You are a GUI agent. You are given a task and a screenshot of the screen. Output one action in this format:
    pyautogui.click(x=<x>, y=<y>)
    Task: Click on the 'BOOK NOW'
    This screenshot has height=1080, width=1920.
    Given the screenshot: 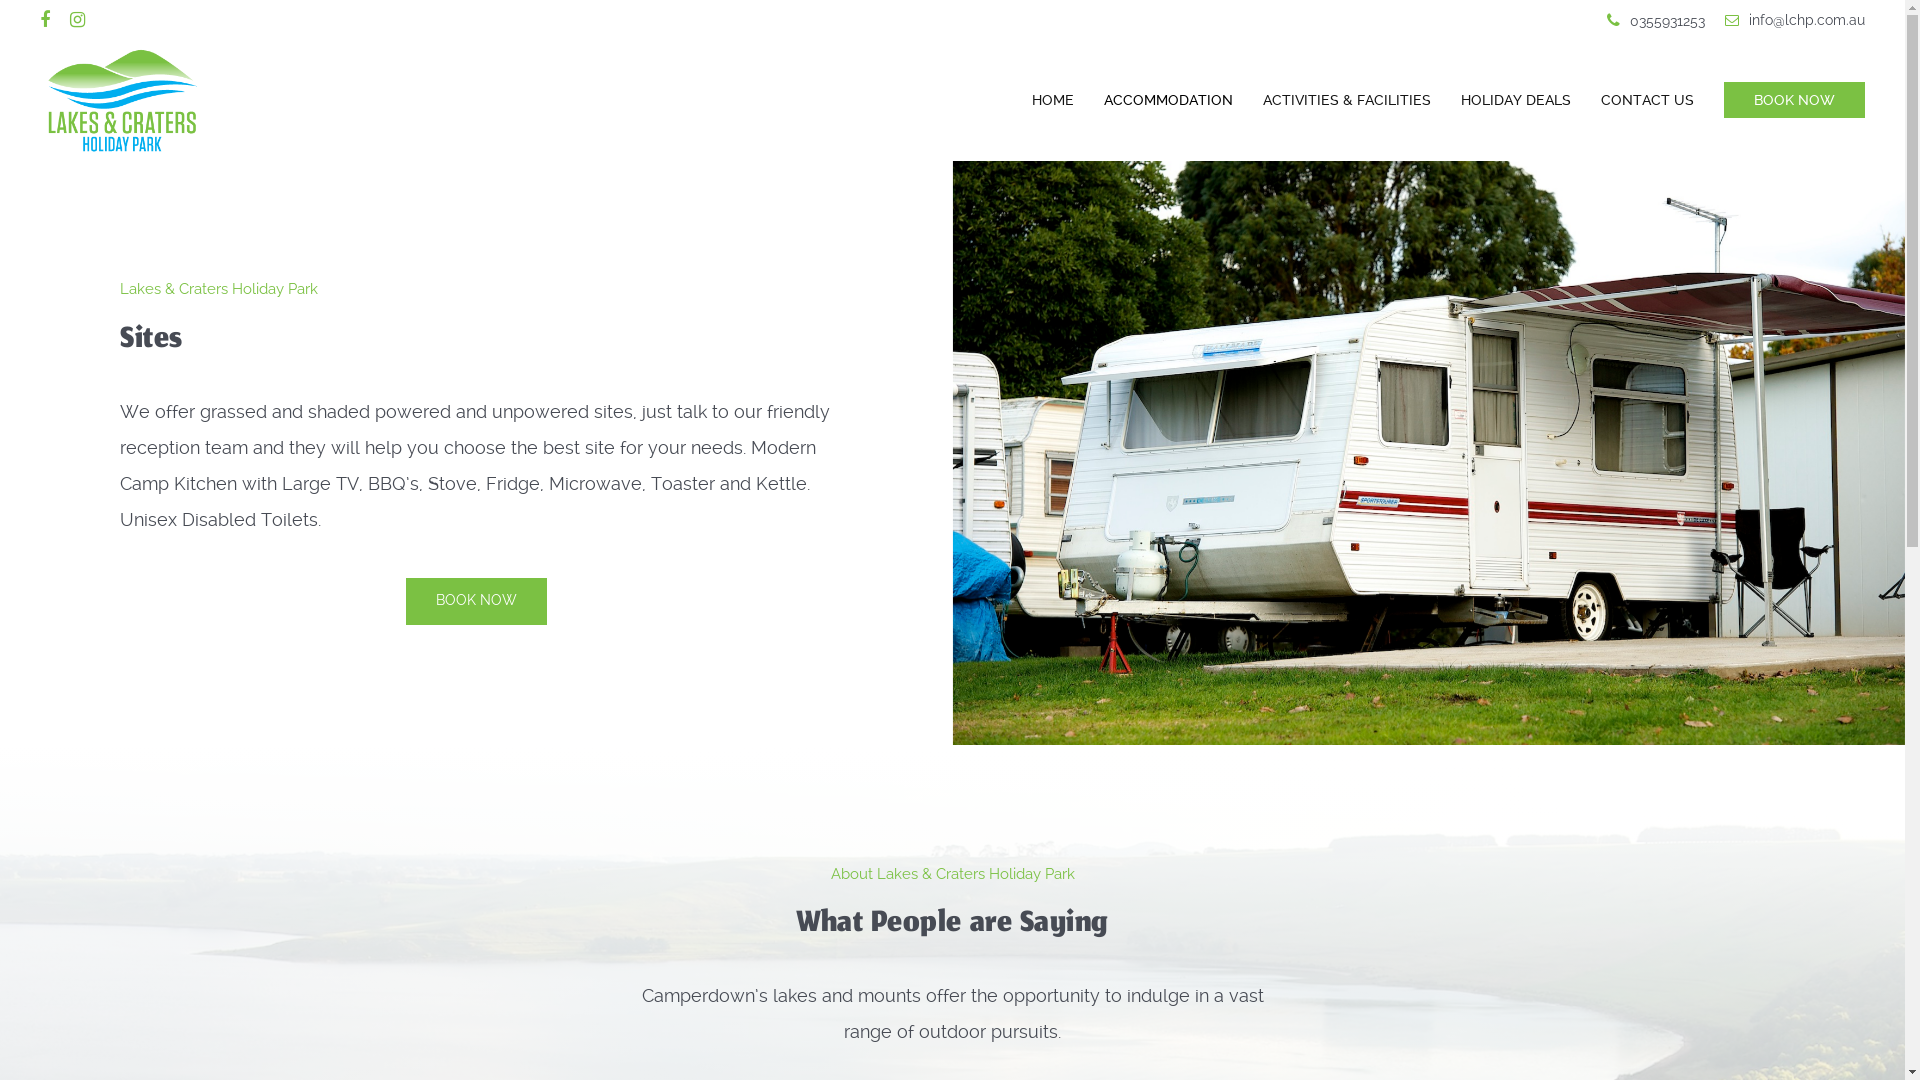 What is the action you would take?
    pyautogui.click(x=1786, y=100)
    